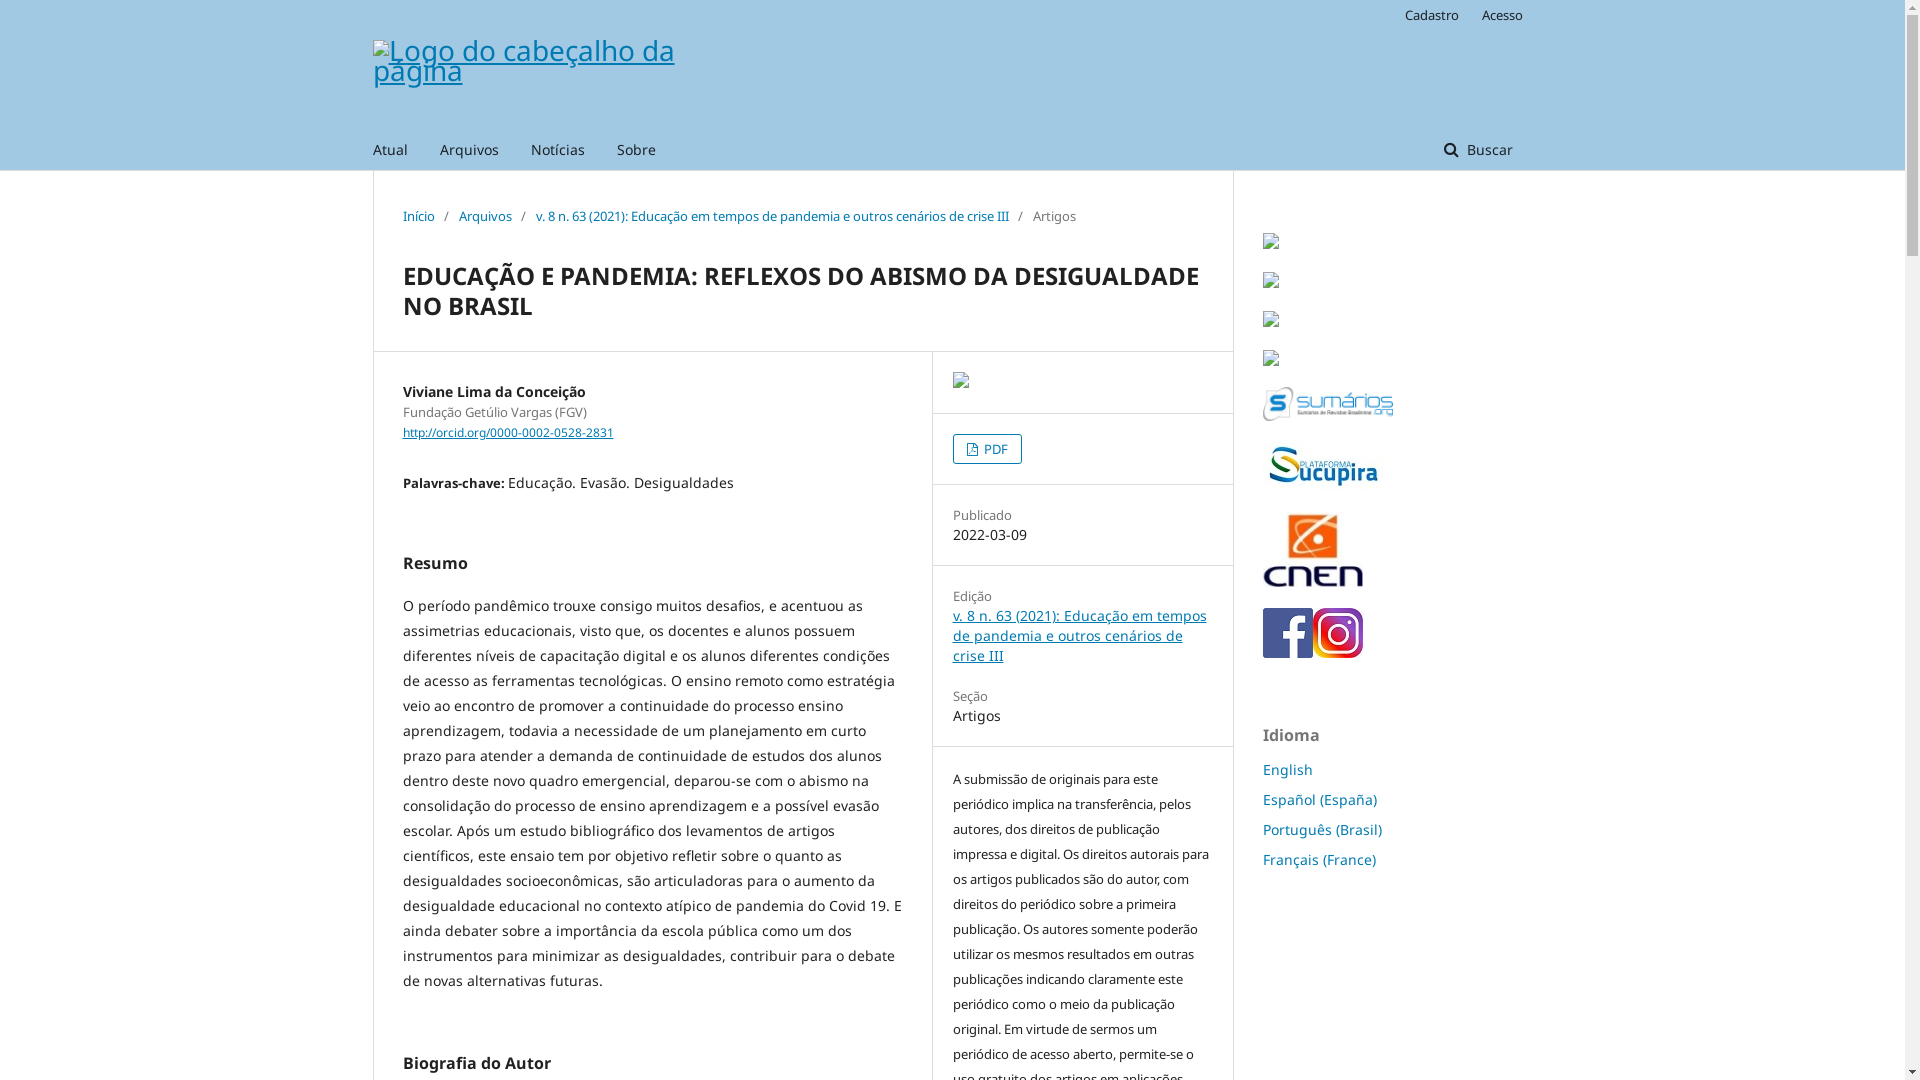 This screenshot has height=1080, width=1920. Describe the element at coordinates (634, 149) in the screenshot. I see `'Sobre'` at that location.